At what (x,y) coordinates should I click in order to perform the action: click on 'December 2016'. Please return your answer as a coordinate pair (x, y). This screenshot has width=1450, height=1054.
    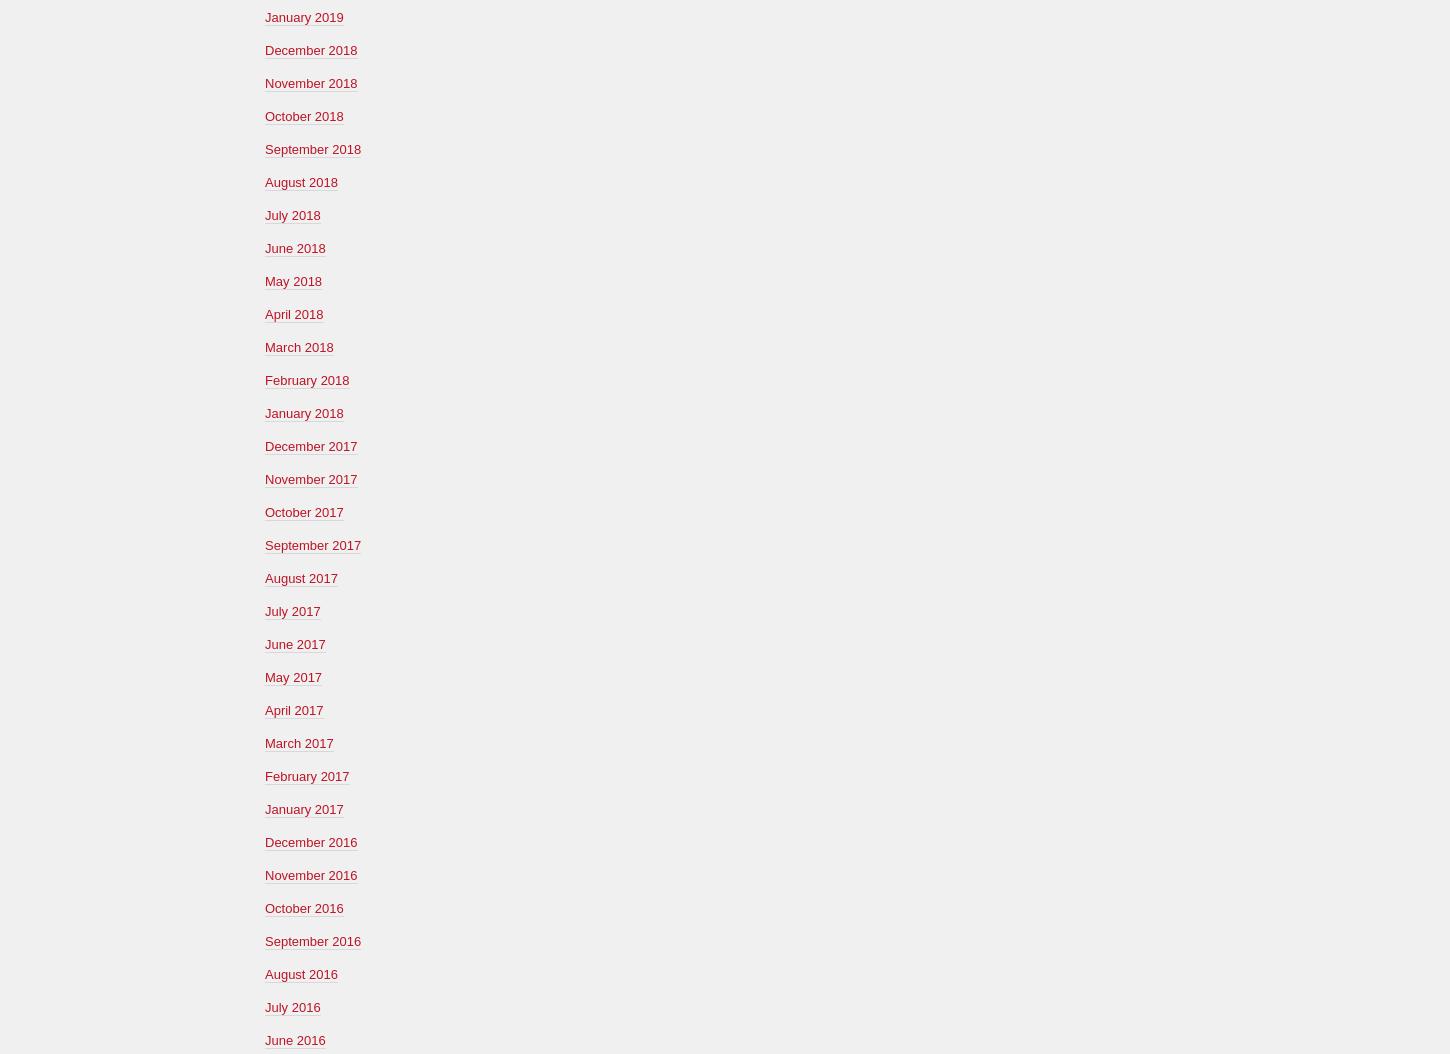
    Looking at the image, I should click on (311, 840).